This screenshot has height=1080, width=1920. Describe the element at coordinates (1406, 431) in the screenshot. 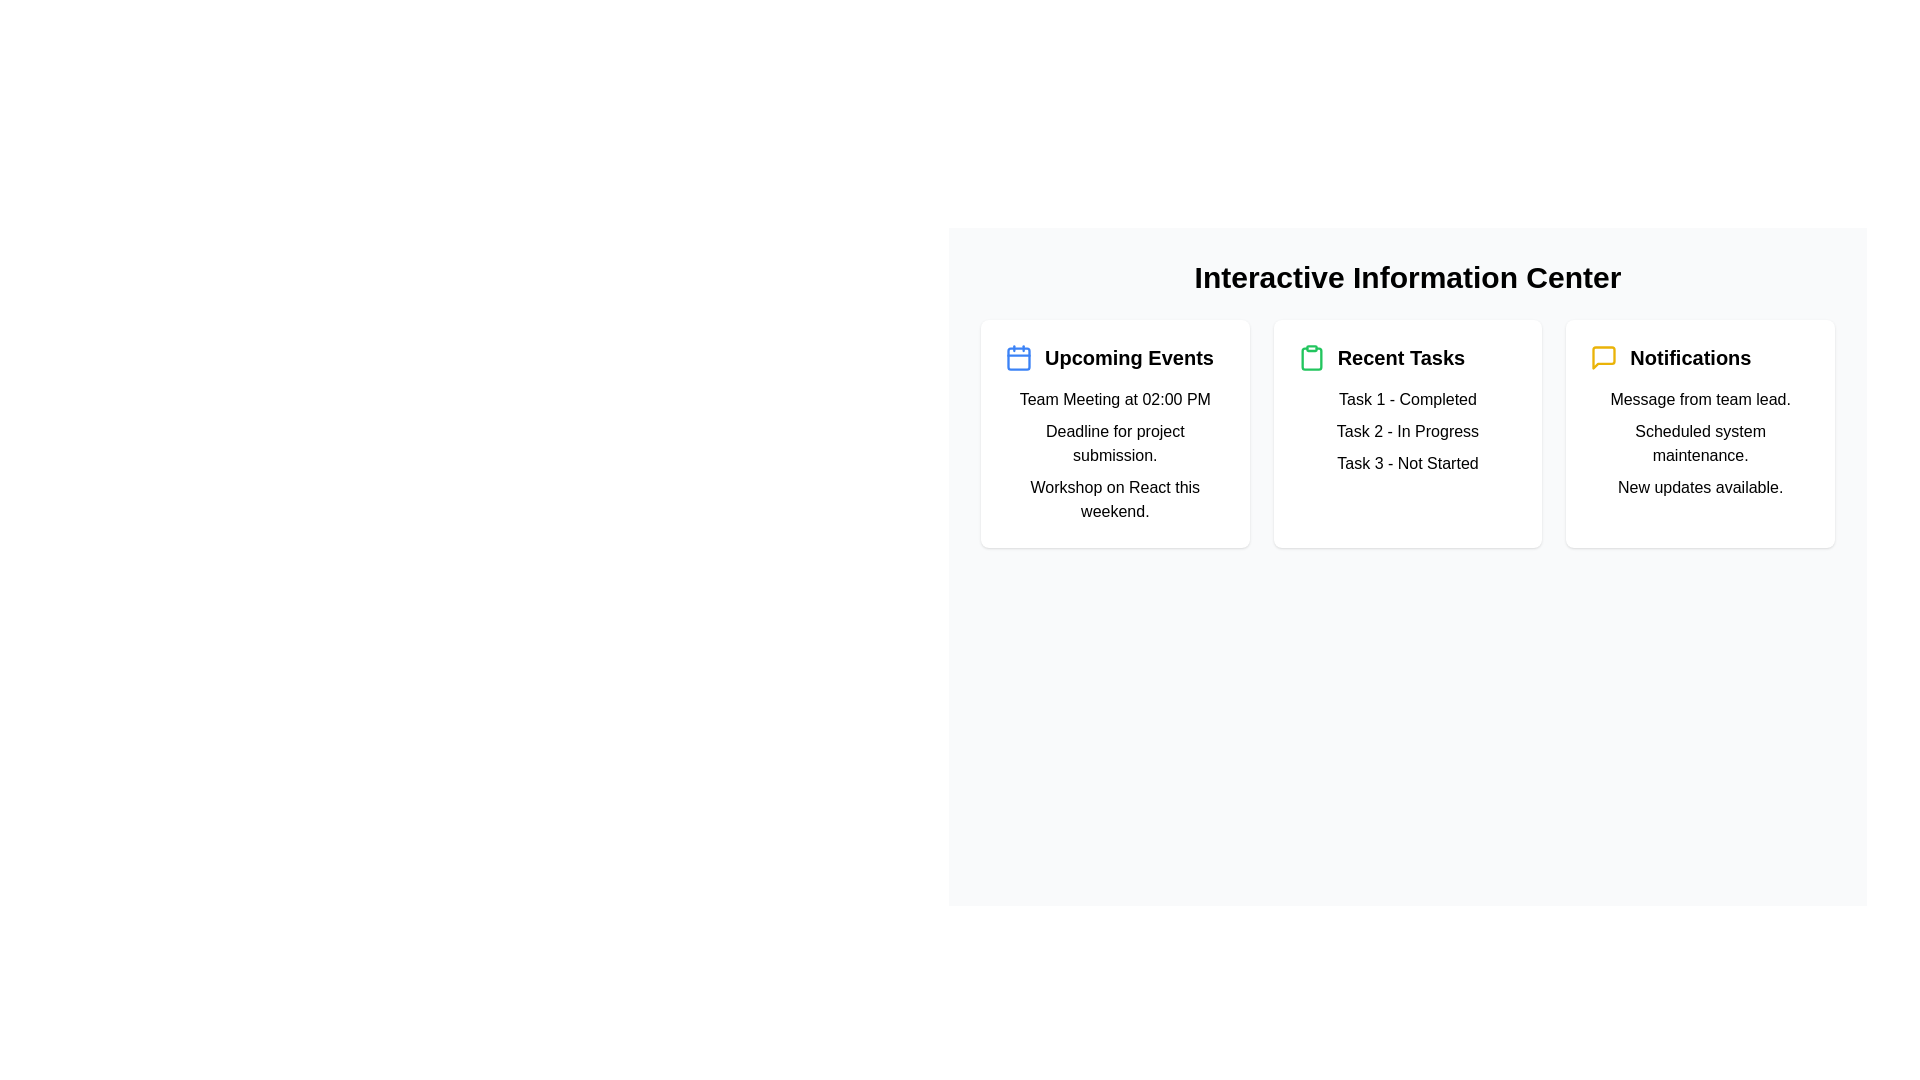

I see `the text label element displaying 'Task 2 - In Progress', which is located in the middle of a three-item list under the 'Recent Tasks' column` at that location.